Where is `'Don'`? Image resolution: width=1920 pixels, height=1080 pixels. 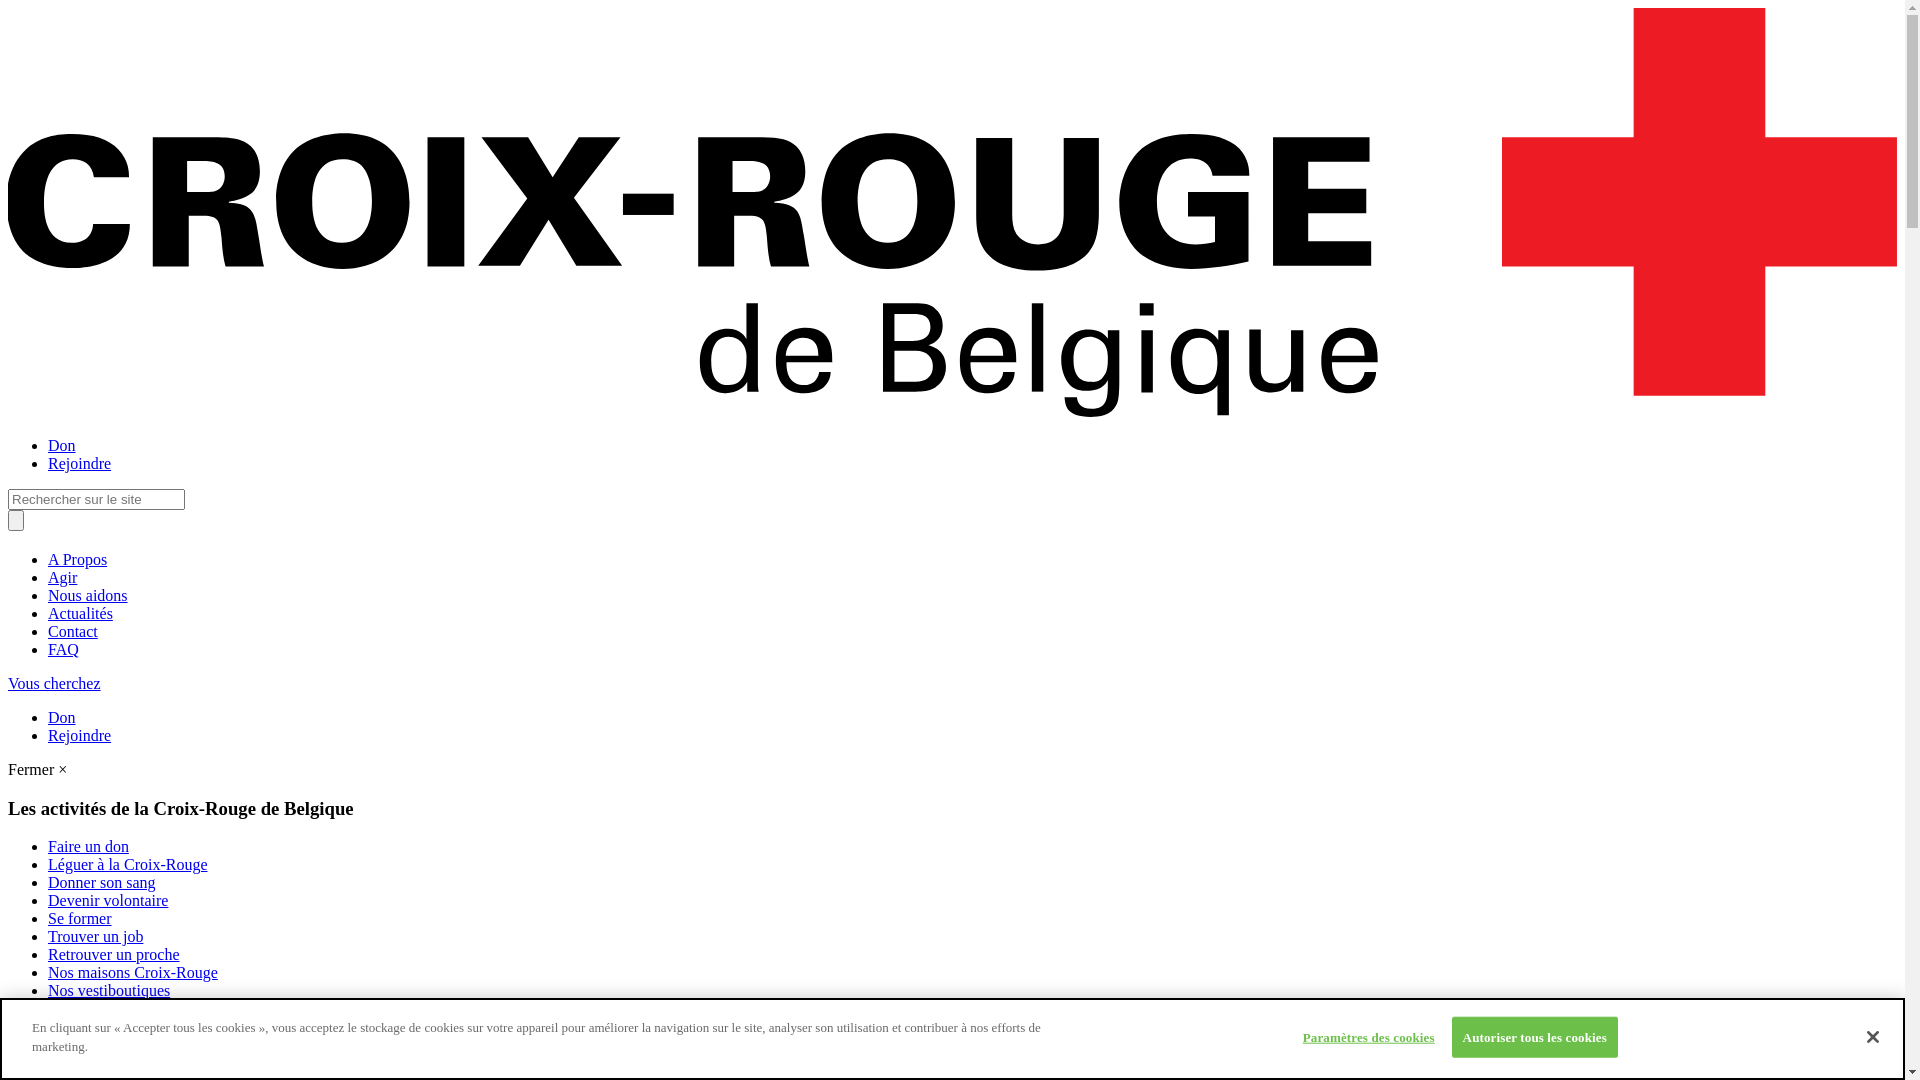 'Don' is located at coordinates (48, 716).